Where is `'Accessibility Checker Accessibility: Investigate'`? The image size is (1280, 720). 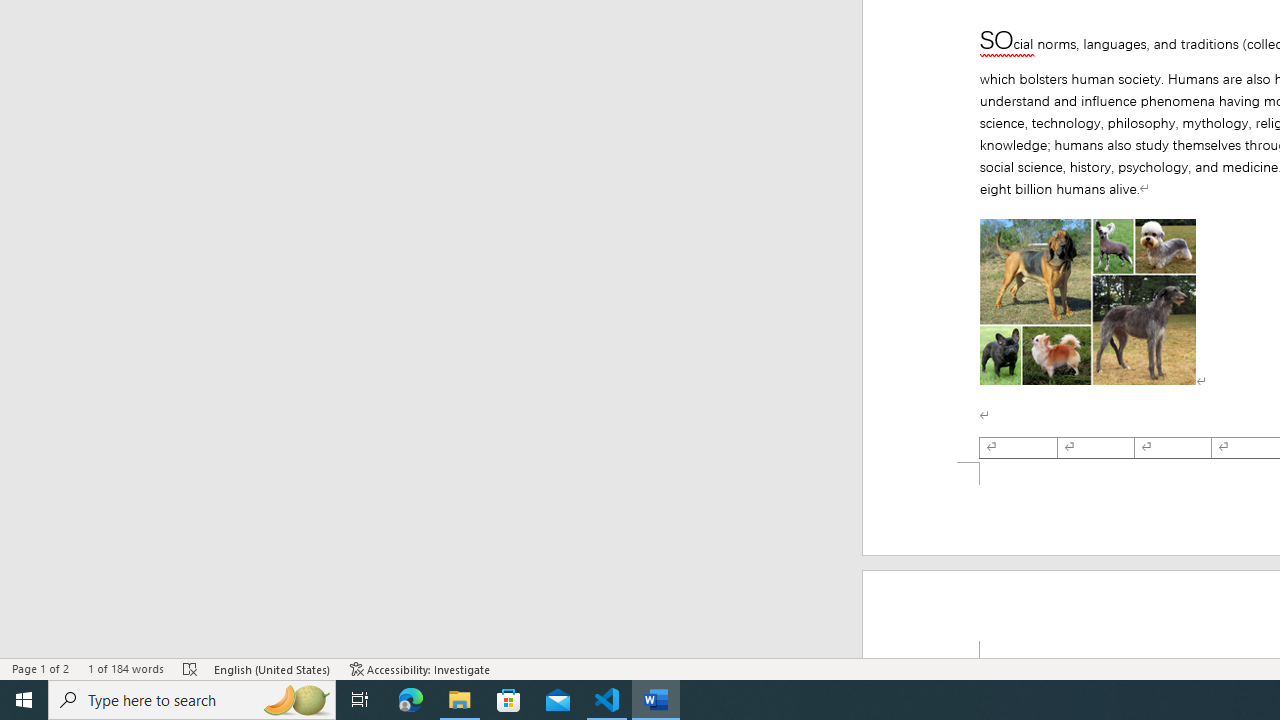 'Accessibility Checker Accessibility: Investigate' is located at coordinates (419, 669).